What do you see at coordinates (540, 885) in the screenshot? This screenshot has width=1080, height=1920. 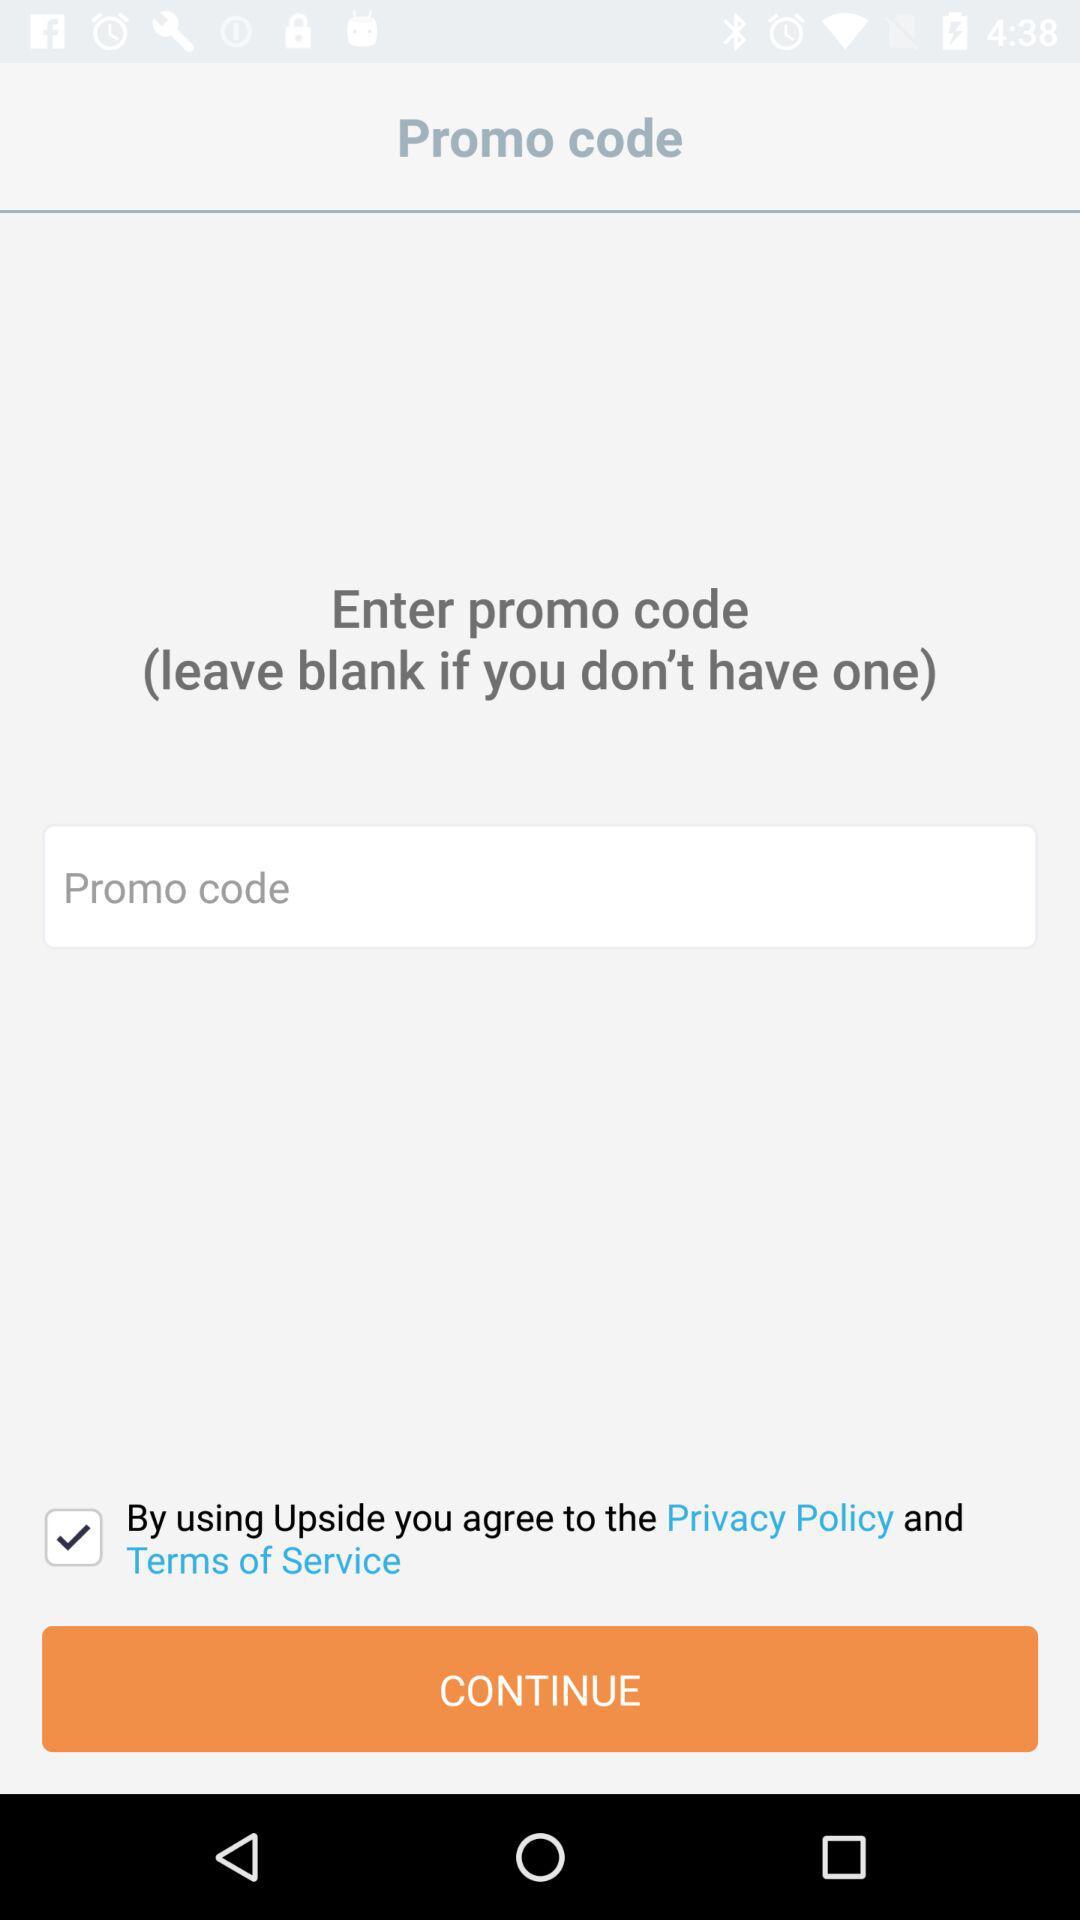 I see `promo code` at bounding box center [540, 885].